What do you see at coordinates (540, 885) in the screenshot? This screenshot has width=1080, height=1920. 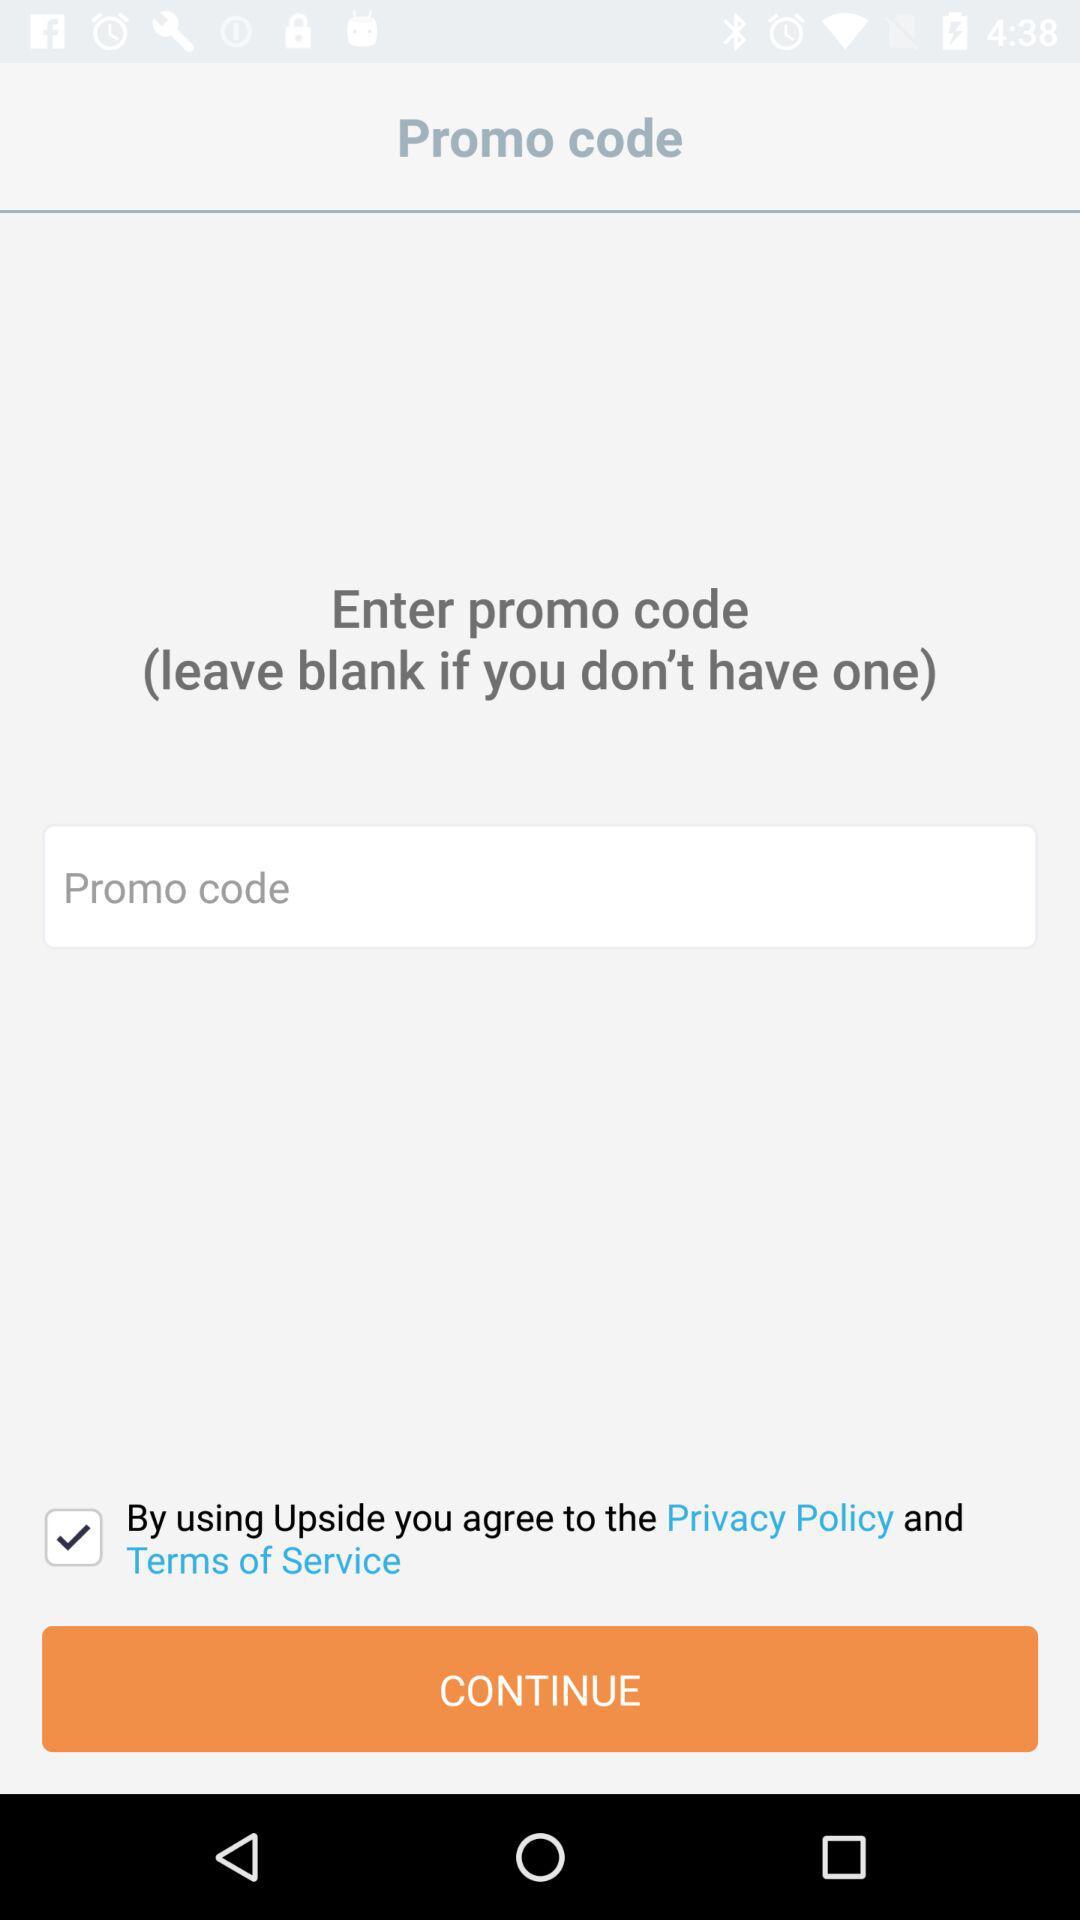 I see `promo code` at bounding box center [540, 885].